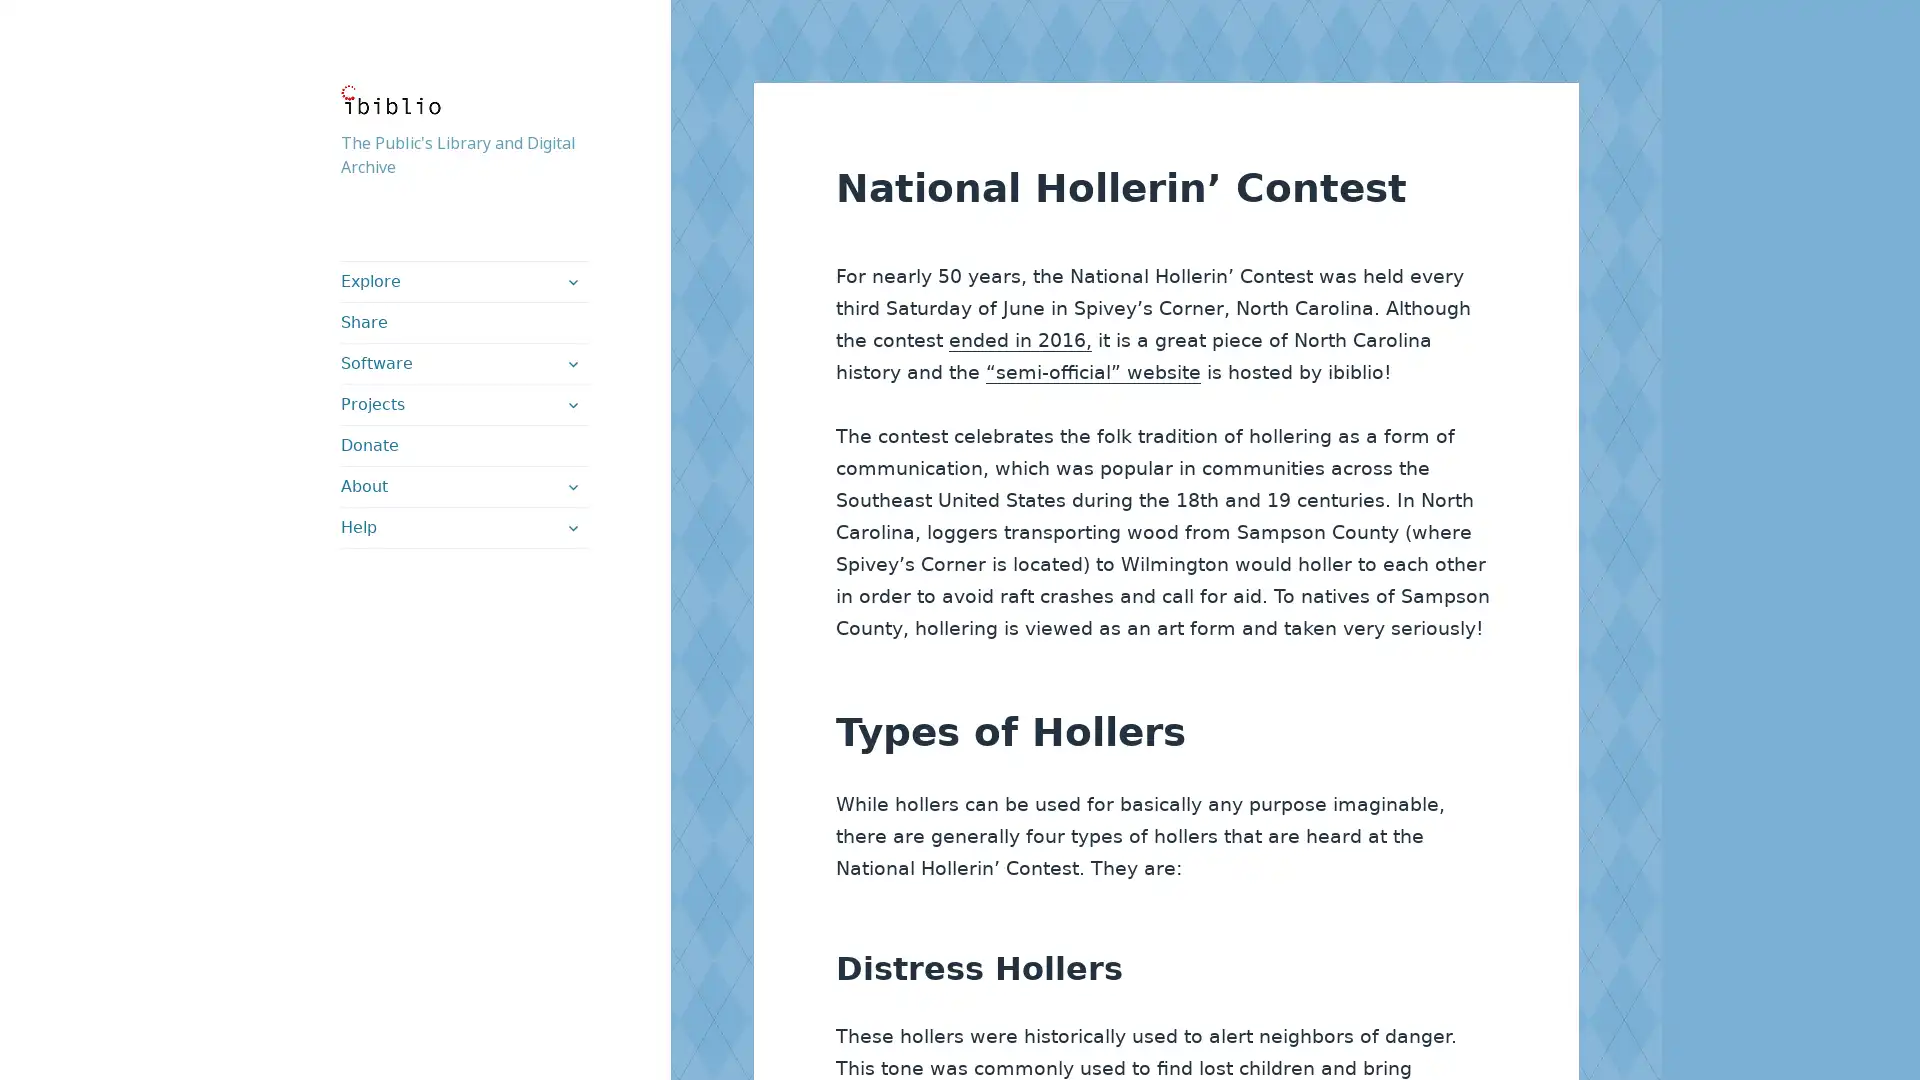  Describe the element at coordinates (570, 527) in the screenshot. I see `expand child menu` at that location.